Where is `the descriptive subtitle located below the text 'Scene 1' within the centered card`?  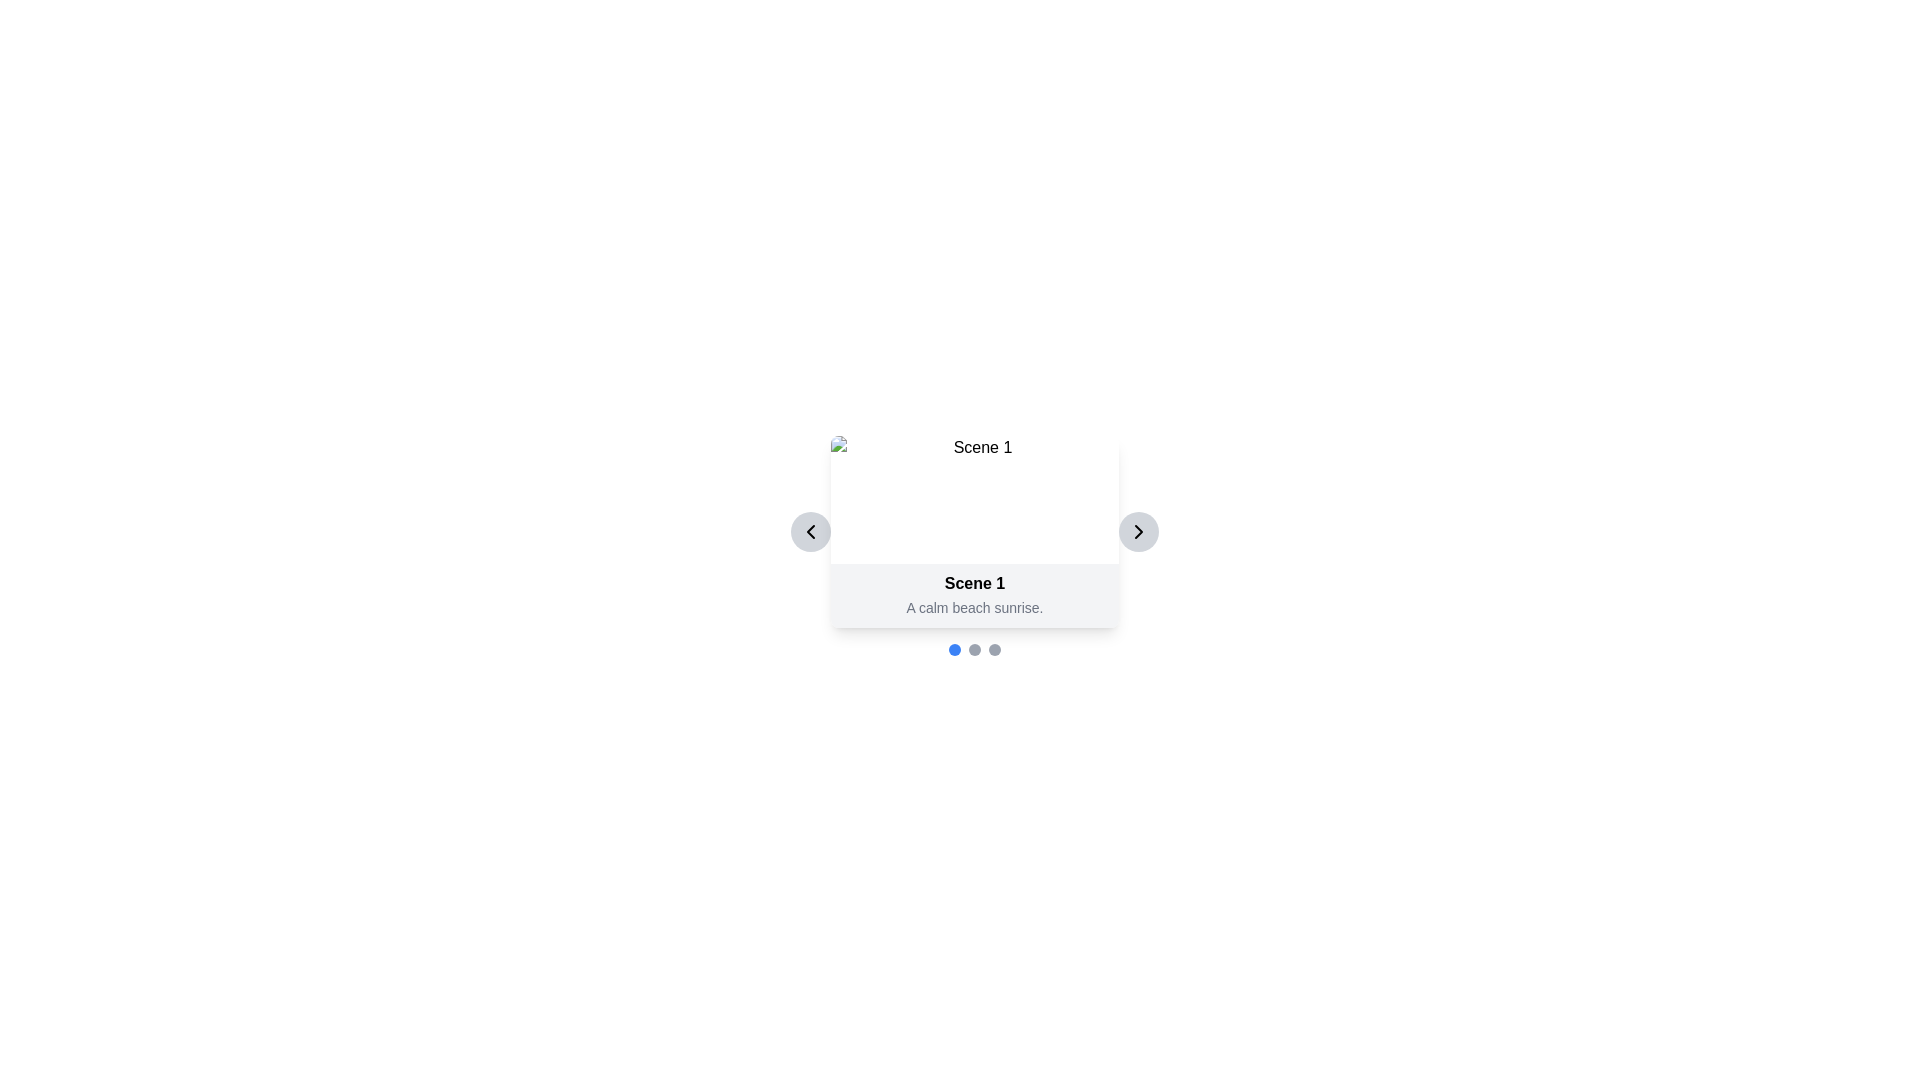
the descriptive subtitle located below the text 'Scene 1' within the centered card is located at coordinates (974, 607).